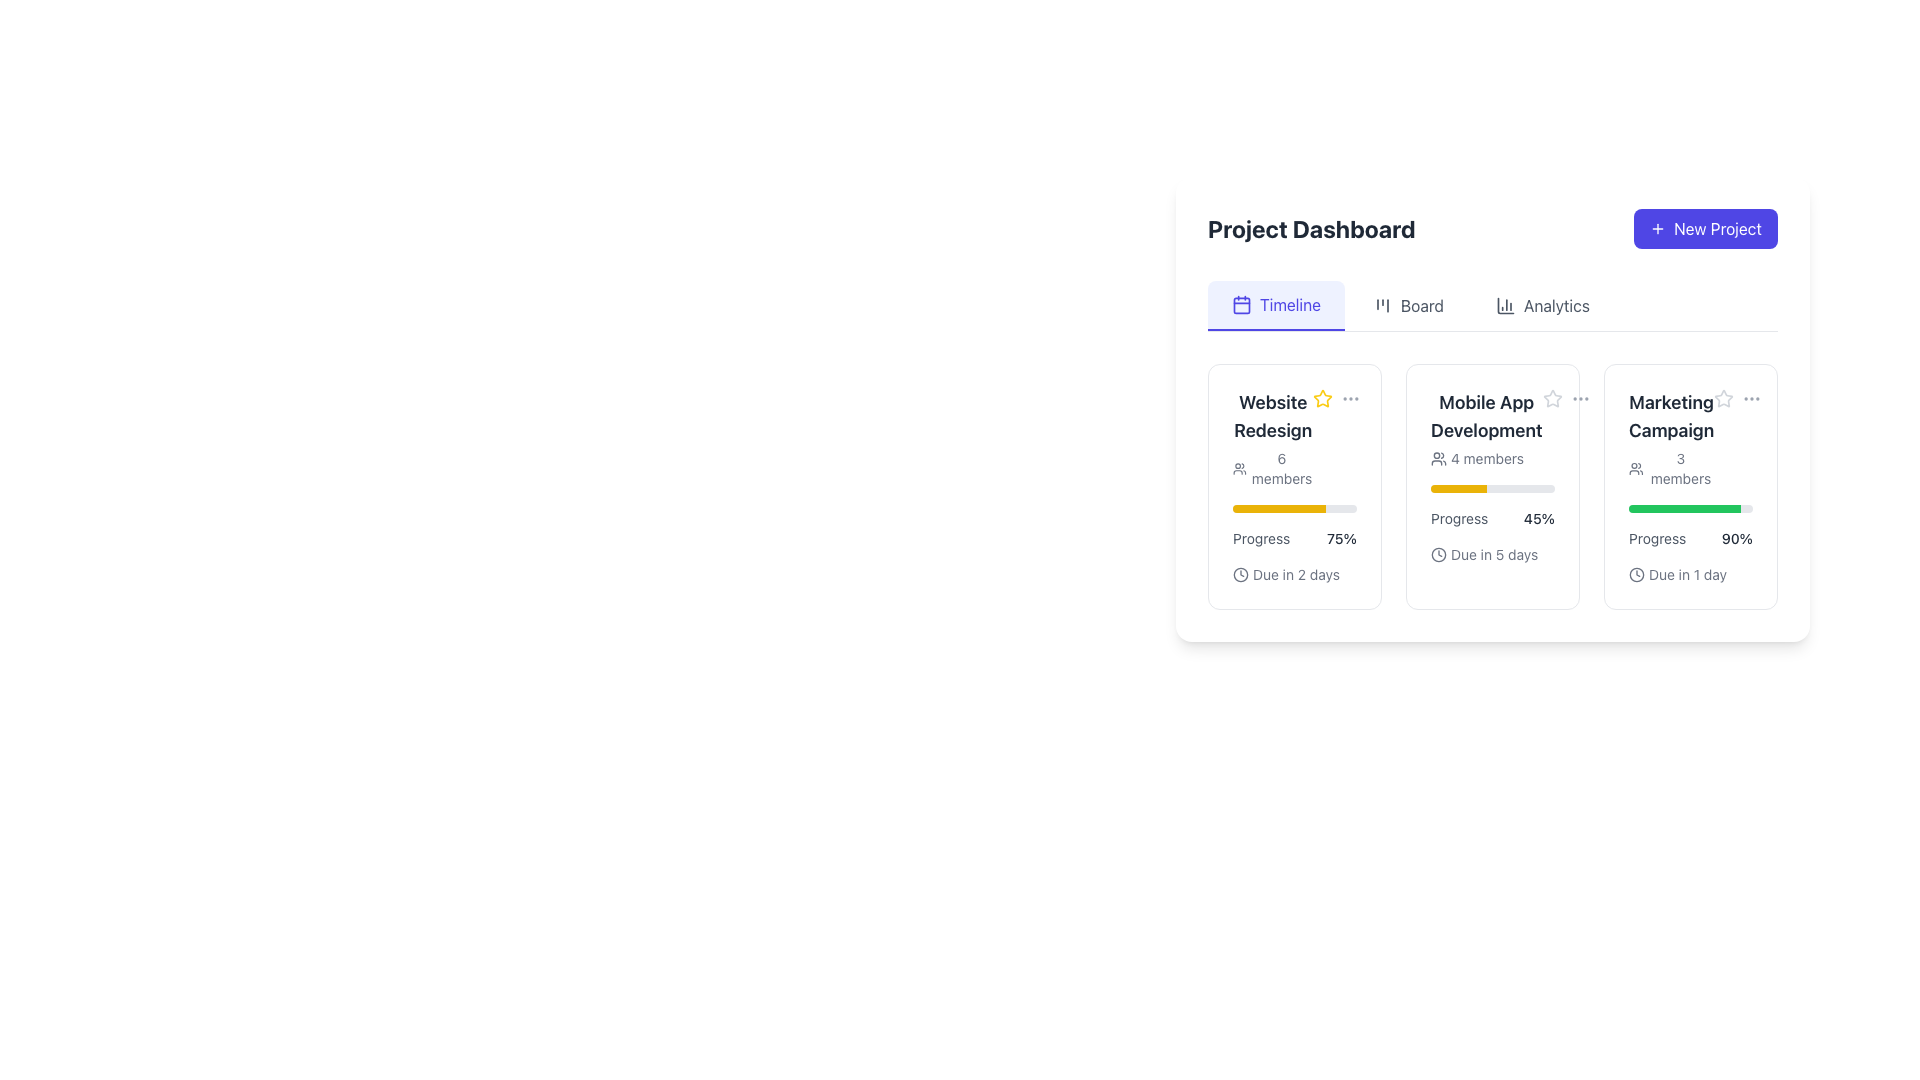  Describe the element at coordinates (1323, 398) in the screenshot. I see `the star-shaped icon with a yellow outline located at the top-right of the 'Website Redesign' card in the 'Project Dashboard' interface` at that location.